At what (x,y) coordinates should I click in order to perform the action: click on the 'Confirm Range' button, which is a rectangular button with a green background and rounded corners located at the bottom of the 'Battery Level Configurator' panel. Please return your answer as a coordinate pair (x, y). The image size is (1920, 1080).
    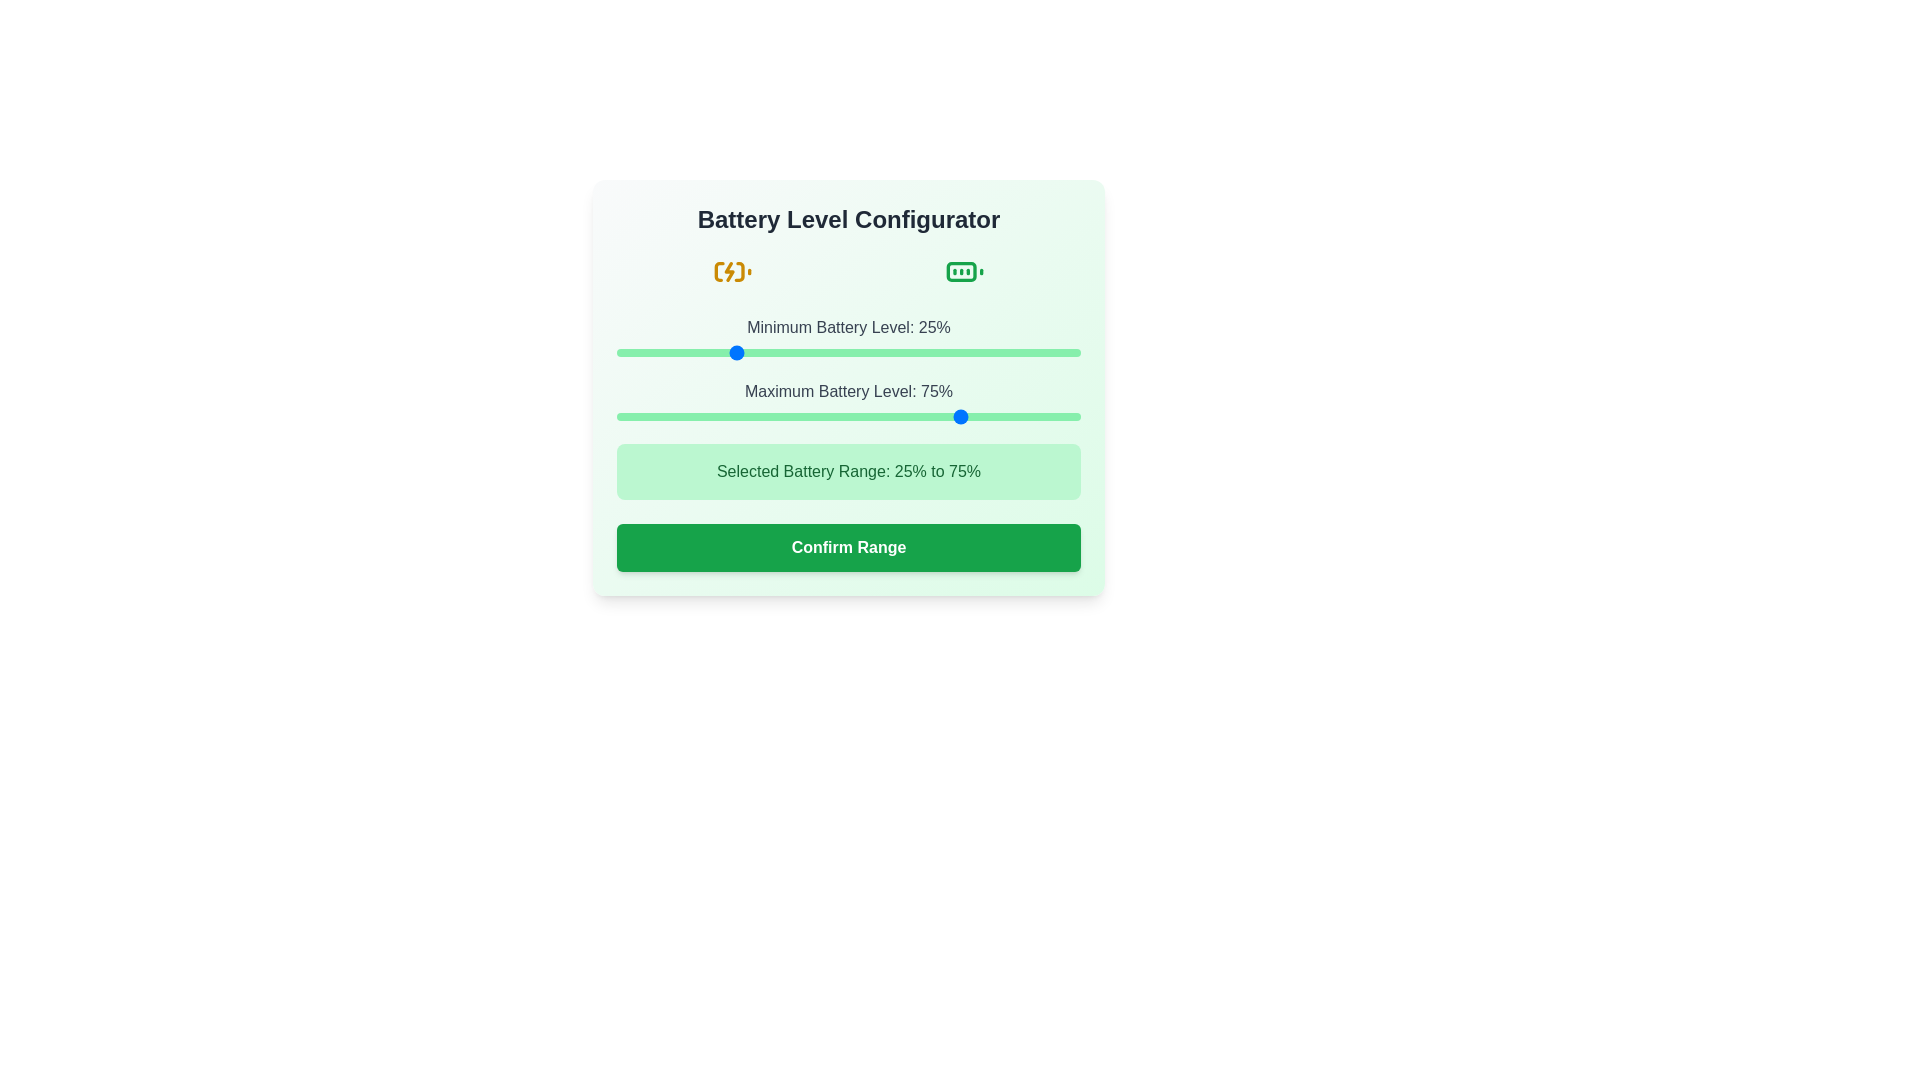
    Looking at the image, I should click on (849, 547).